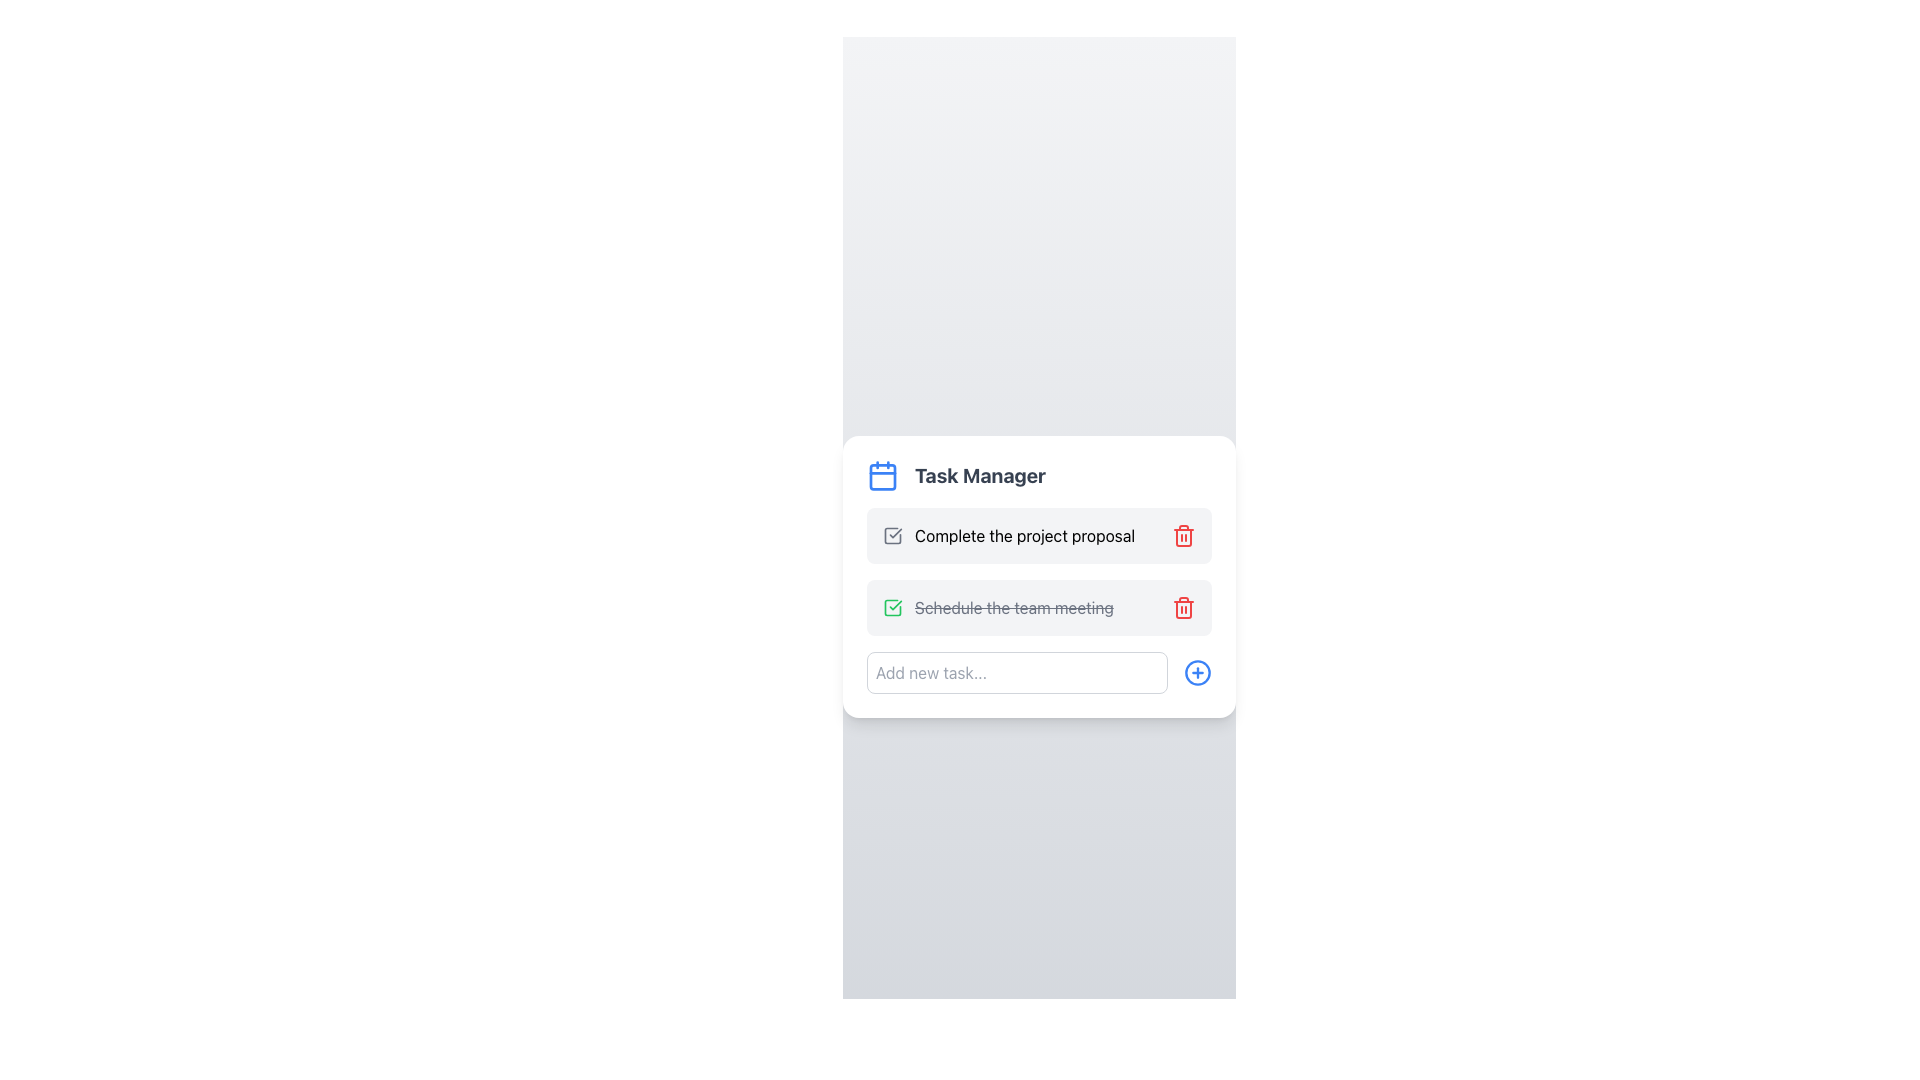  What do you see at coordinates (882, 477) in the screenshot?
I see `the rectangle with rounded corners that is part of the blue calendar icon located to the left of the heading 'Task Manager'` at bounding box center [882, 477].